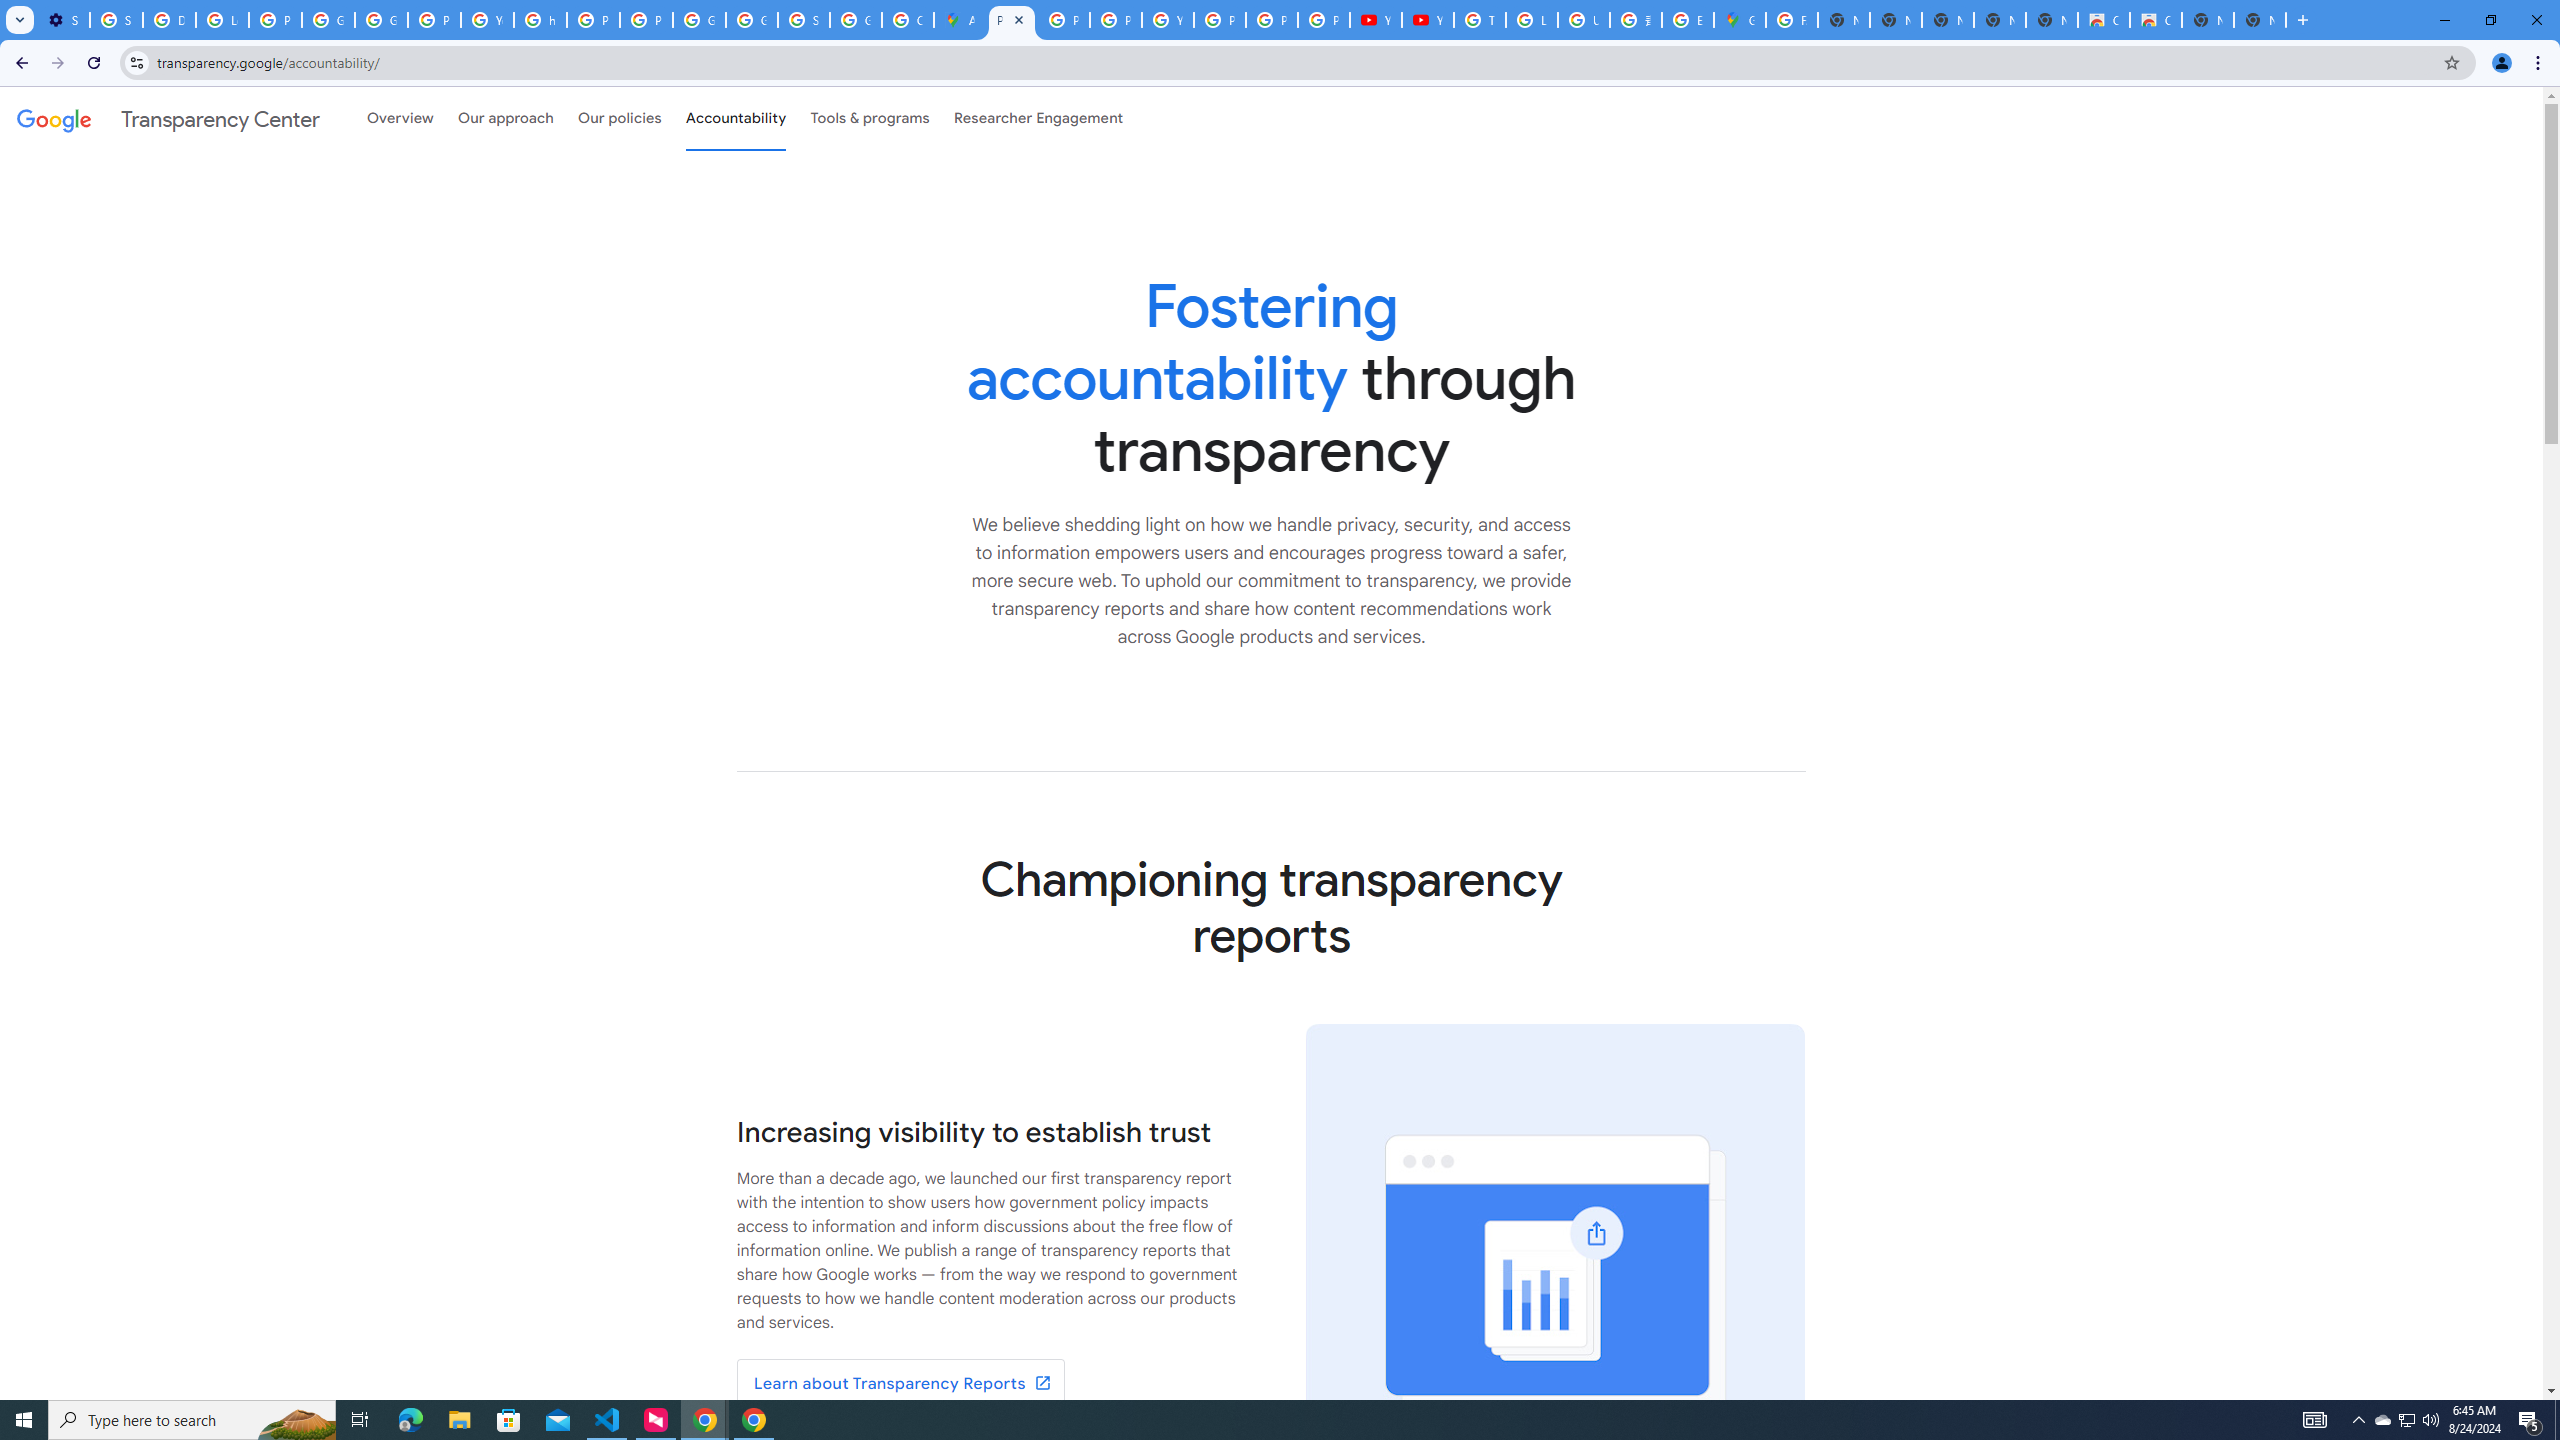  What do you see at coordinates (1116, 19) in the screenshot?
I see `'Privacy Help Center - Policies Help'` at bounding box center [1116, 19].